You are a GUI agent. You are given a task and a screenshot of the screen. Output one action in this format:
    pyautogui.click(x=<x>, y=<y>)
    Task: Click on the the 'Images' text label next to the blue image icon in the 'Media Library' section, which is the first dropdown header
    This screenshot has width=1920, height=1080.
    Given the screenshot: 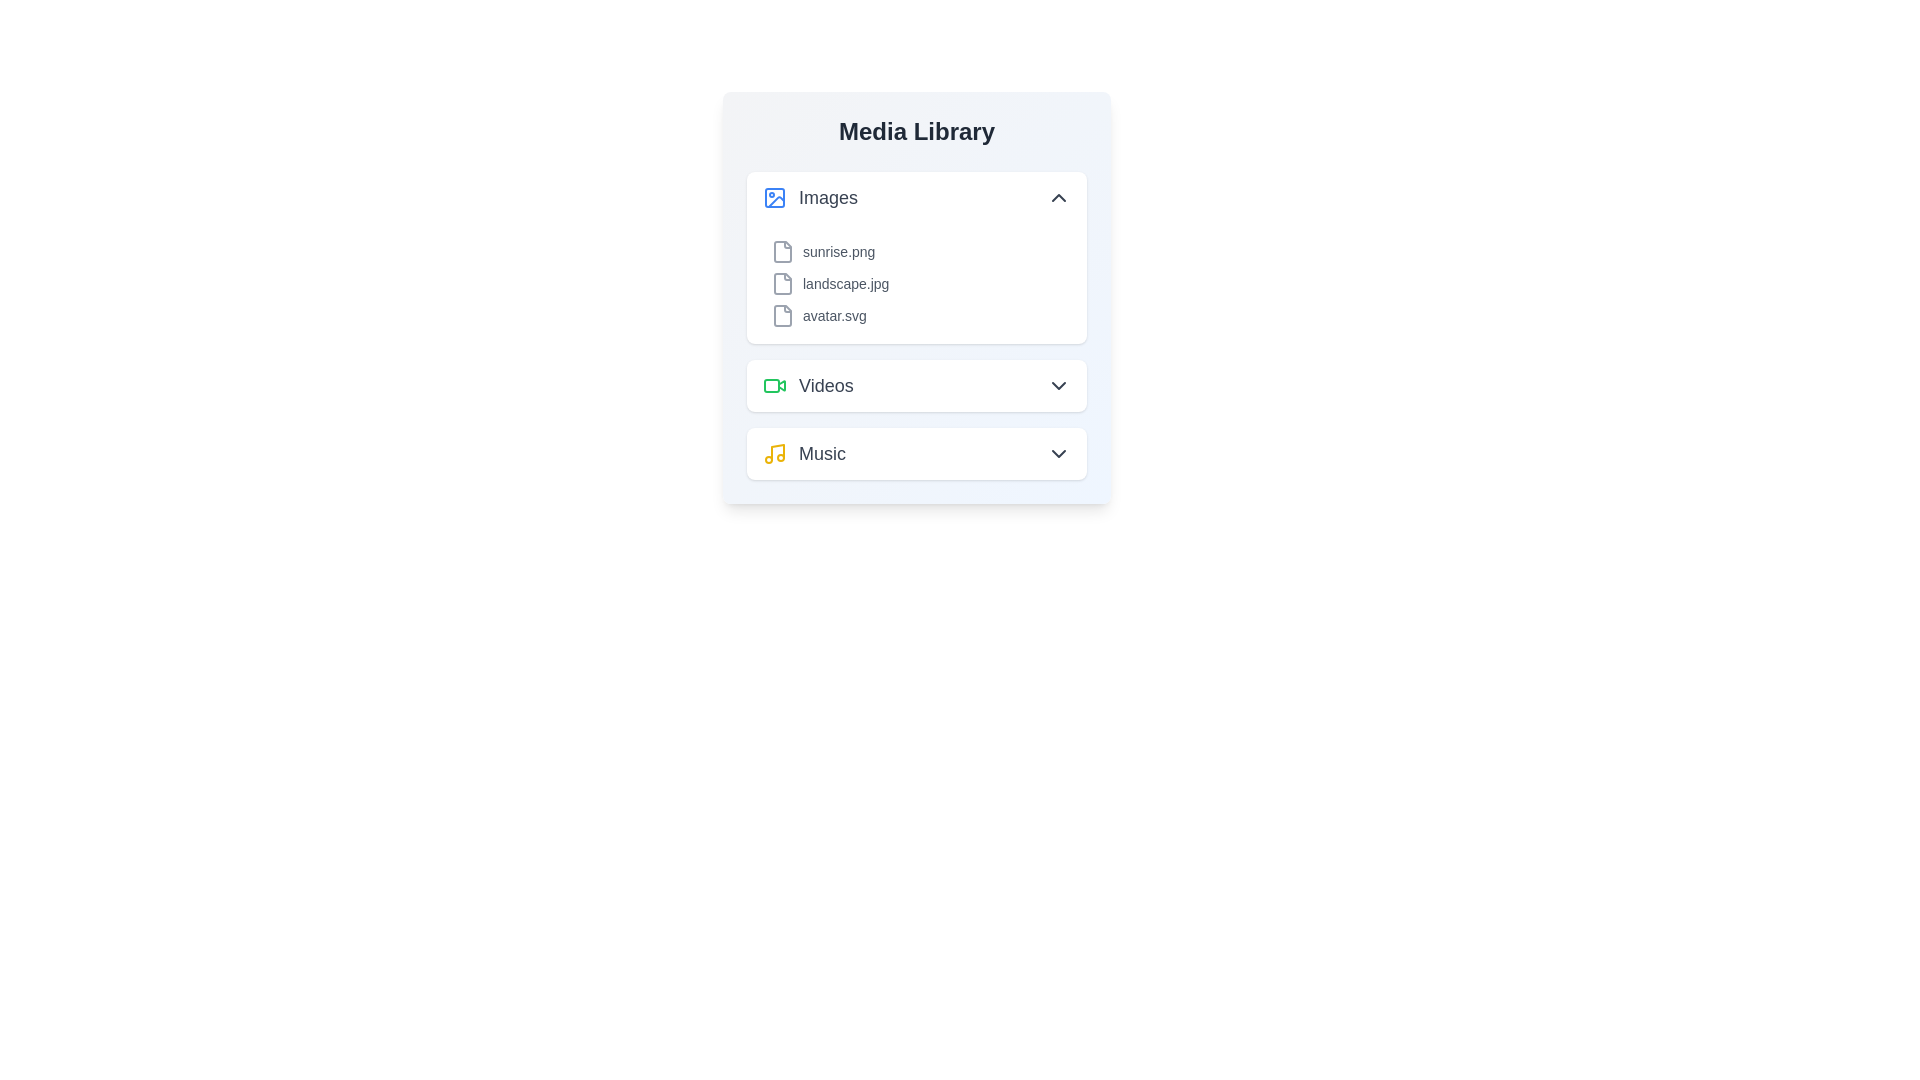 What is the action you would take?
    pyautogui.click(x=828, y=197)
    